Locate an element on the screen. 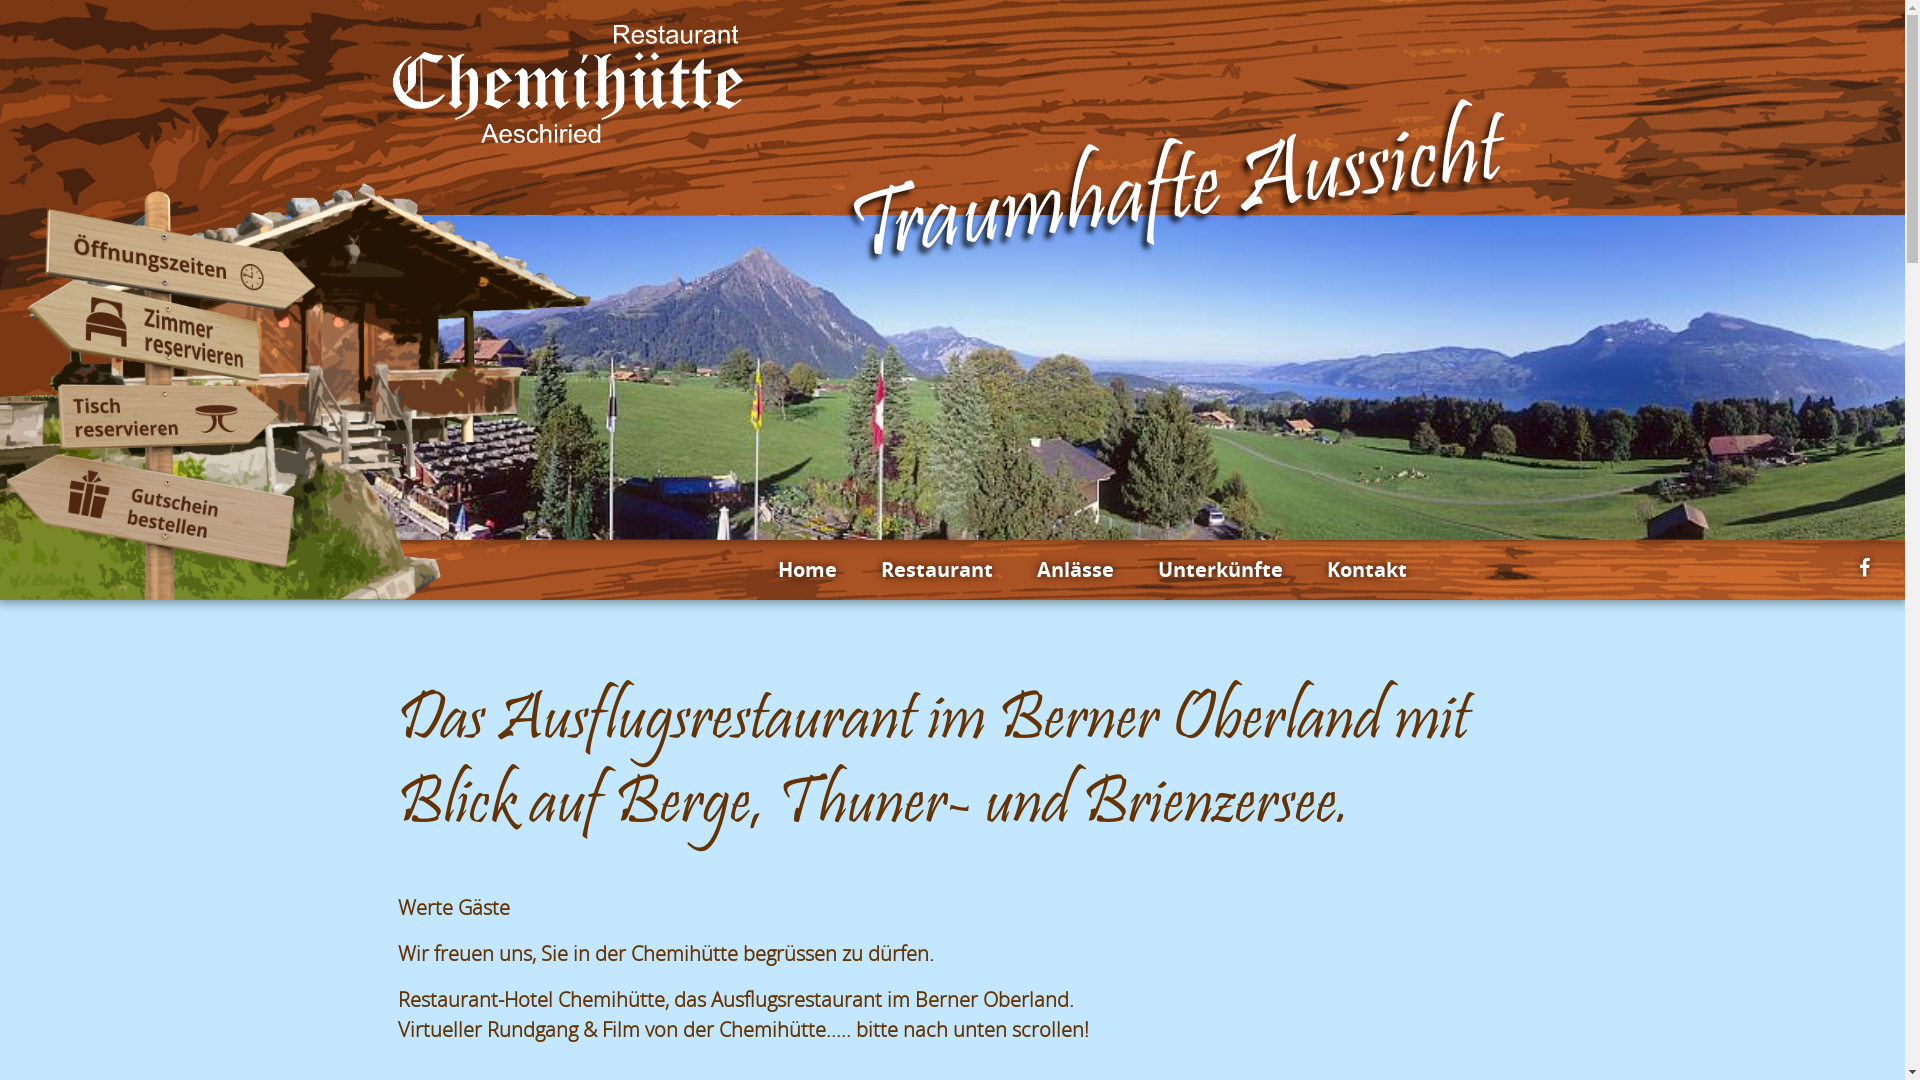 This screenshot has width=1920, height=1080. 'Kontakt' is located at coordinates (1365, 570).